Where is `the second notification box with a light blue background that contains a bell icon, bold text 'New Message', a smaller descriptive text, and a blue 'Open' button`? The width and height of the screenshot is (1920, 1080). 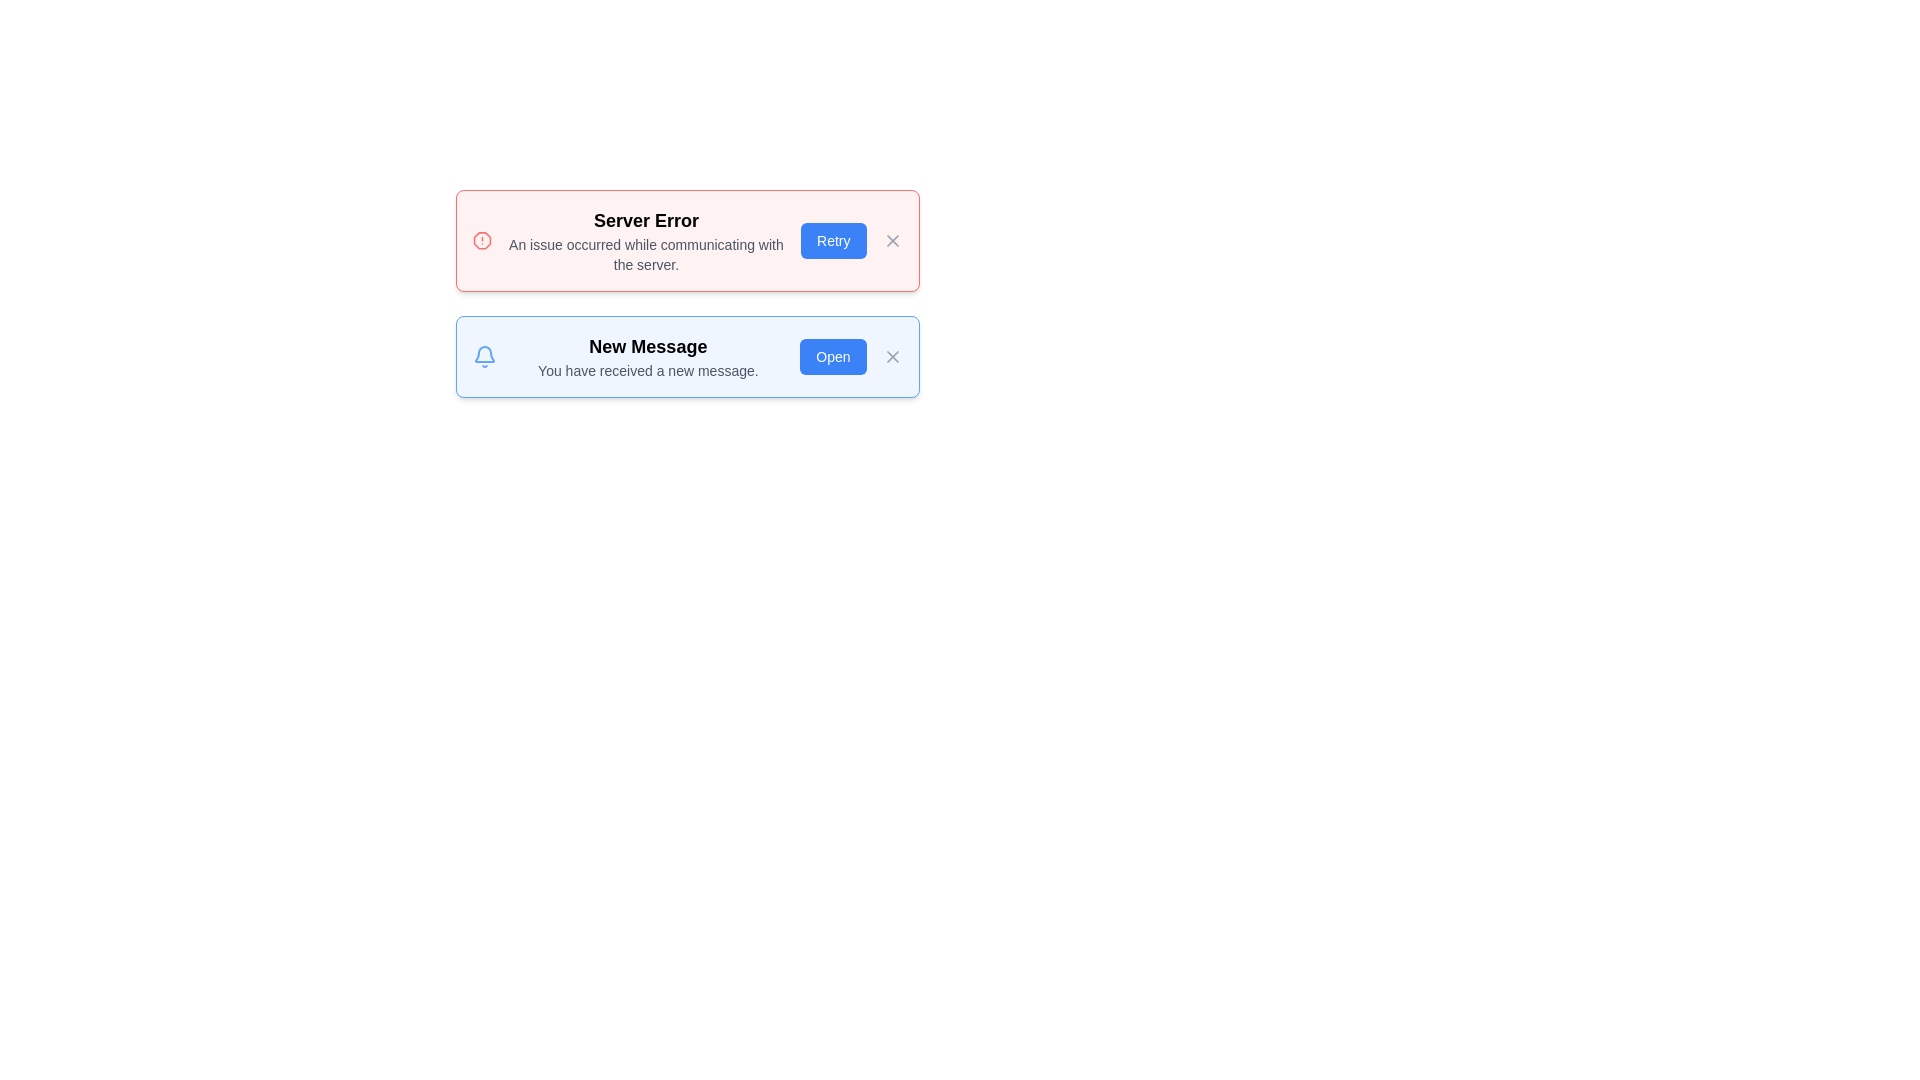
the second notification box with a light blue background that contains a bell icon, bold text 'New Message', a smaller descriptive text, and a blue 'Open' button is located at coordinates (687, 356).